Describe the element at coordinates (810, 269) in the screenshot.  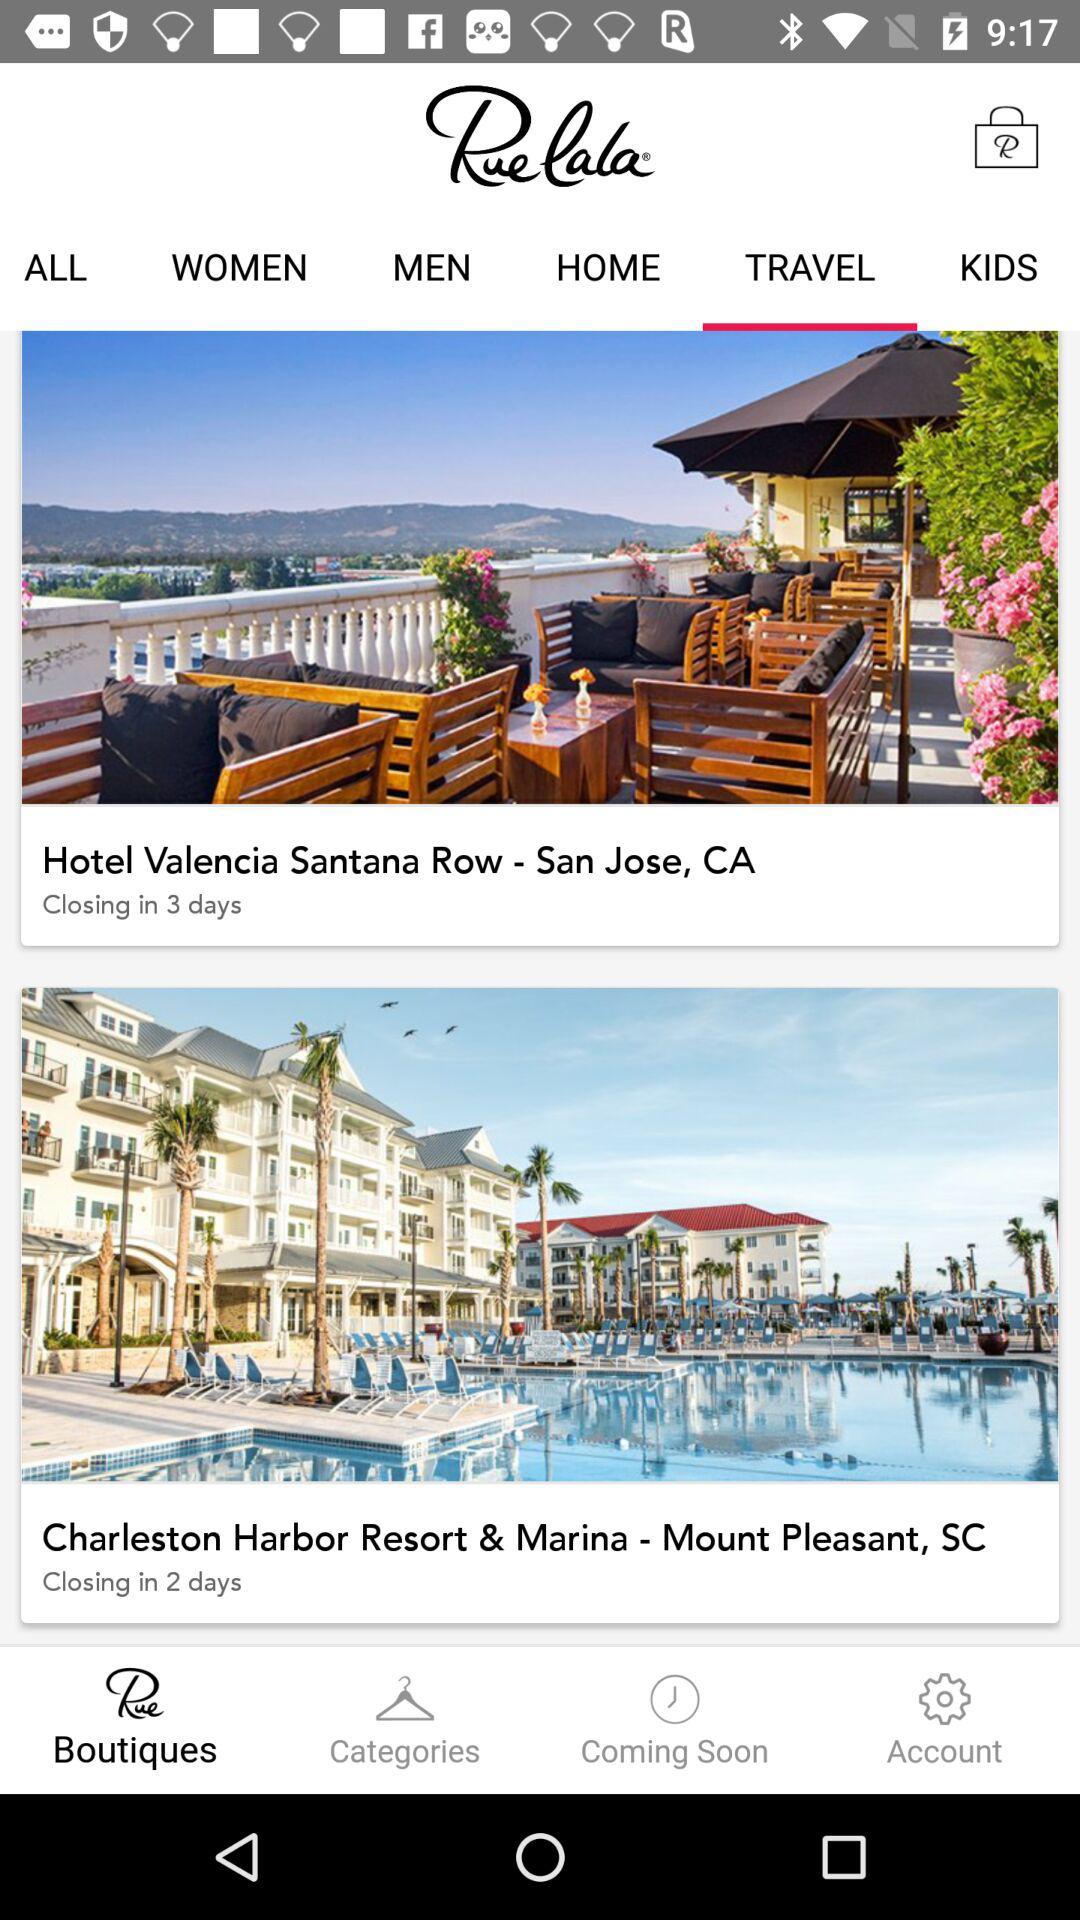
I see `travel` at that location.